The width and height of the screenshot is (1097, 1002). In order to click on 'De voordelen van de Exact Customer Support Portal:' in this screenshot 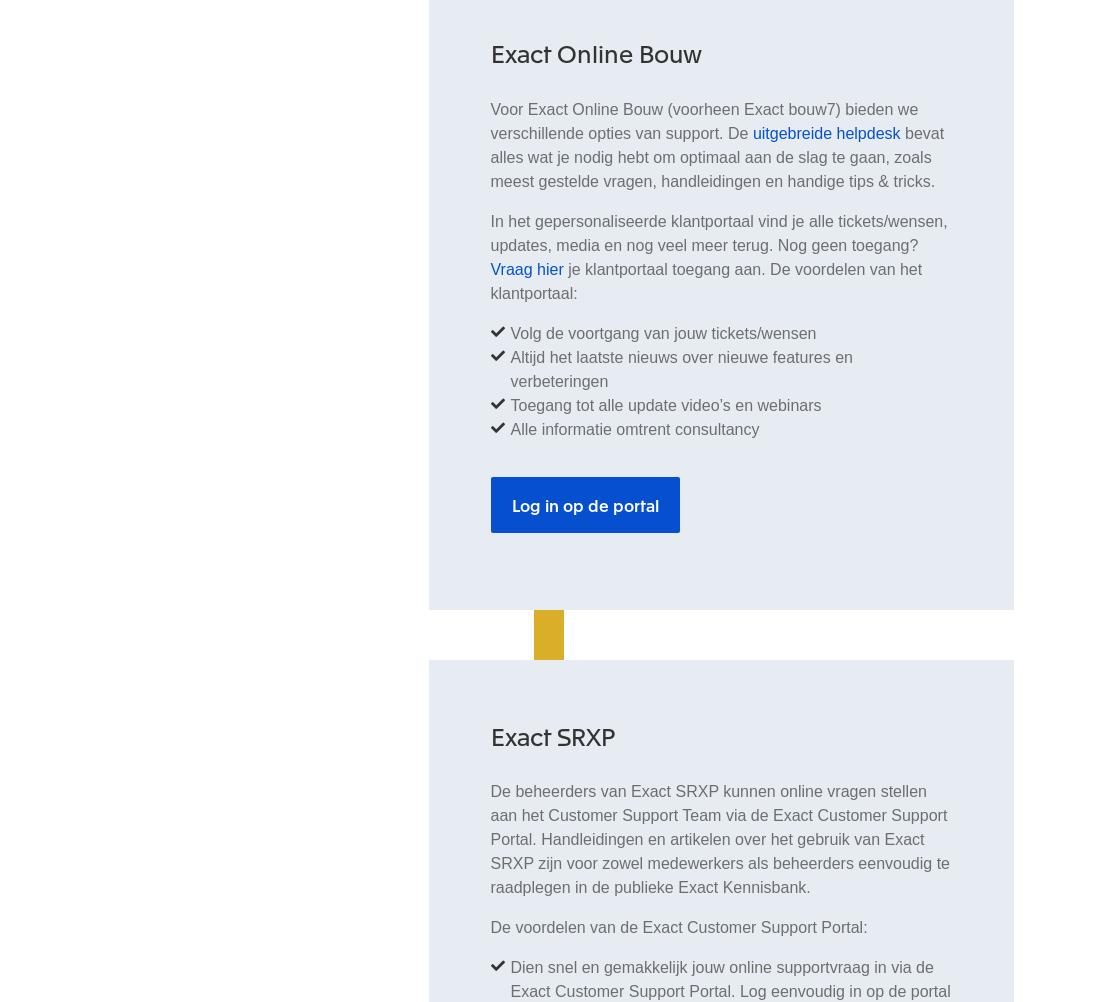, I will do `click(677, 926)`.